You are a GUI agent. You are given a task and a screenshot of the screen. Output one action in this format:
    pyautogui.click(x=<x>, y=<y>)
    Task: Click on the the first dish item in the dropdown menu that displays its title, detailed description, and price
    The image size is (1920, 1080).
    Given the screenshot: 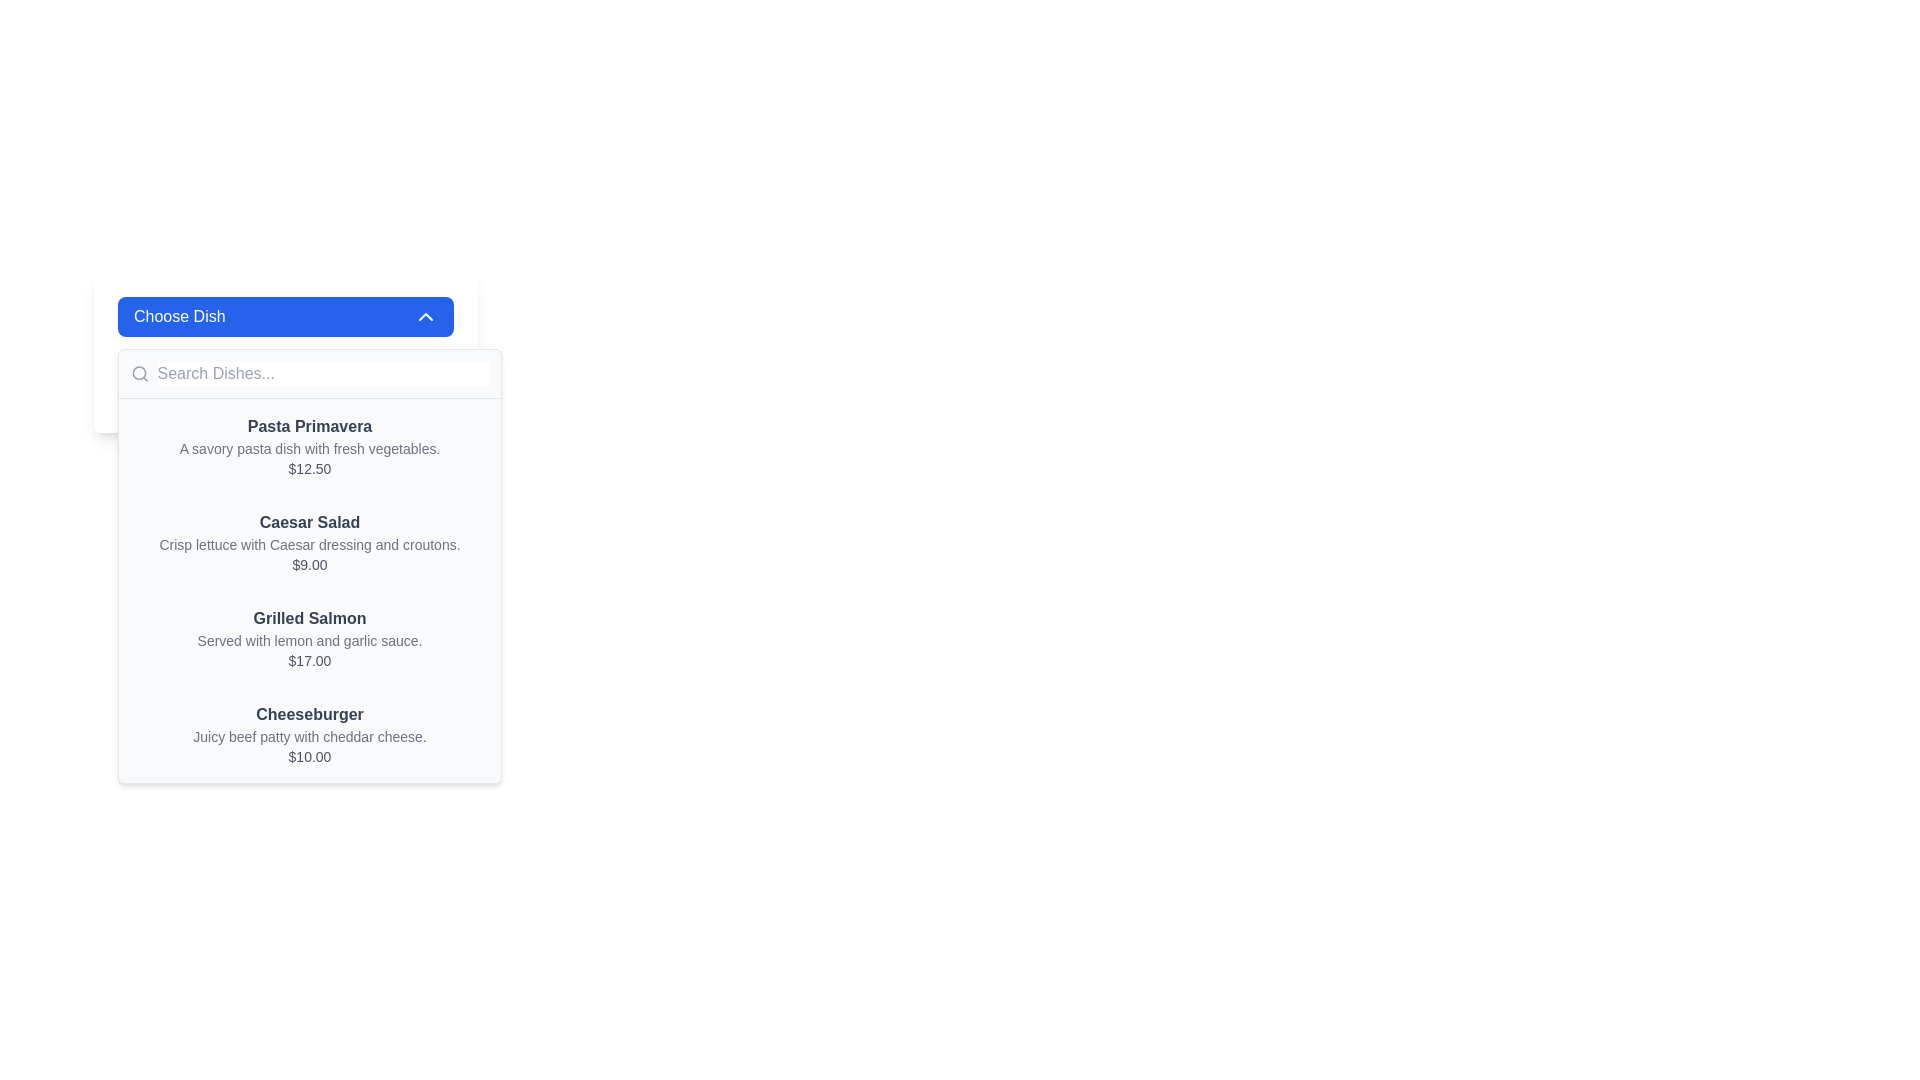 What is the action you would take?
    pyautogui.click(x=309, y=446)
    